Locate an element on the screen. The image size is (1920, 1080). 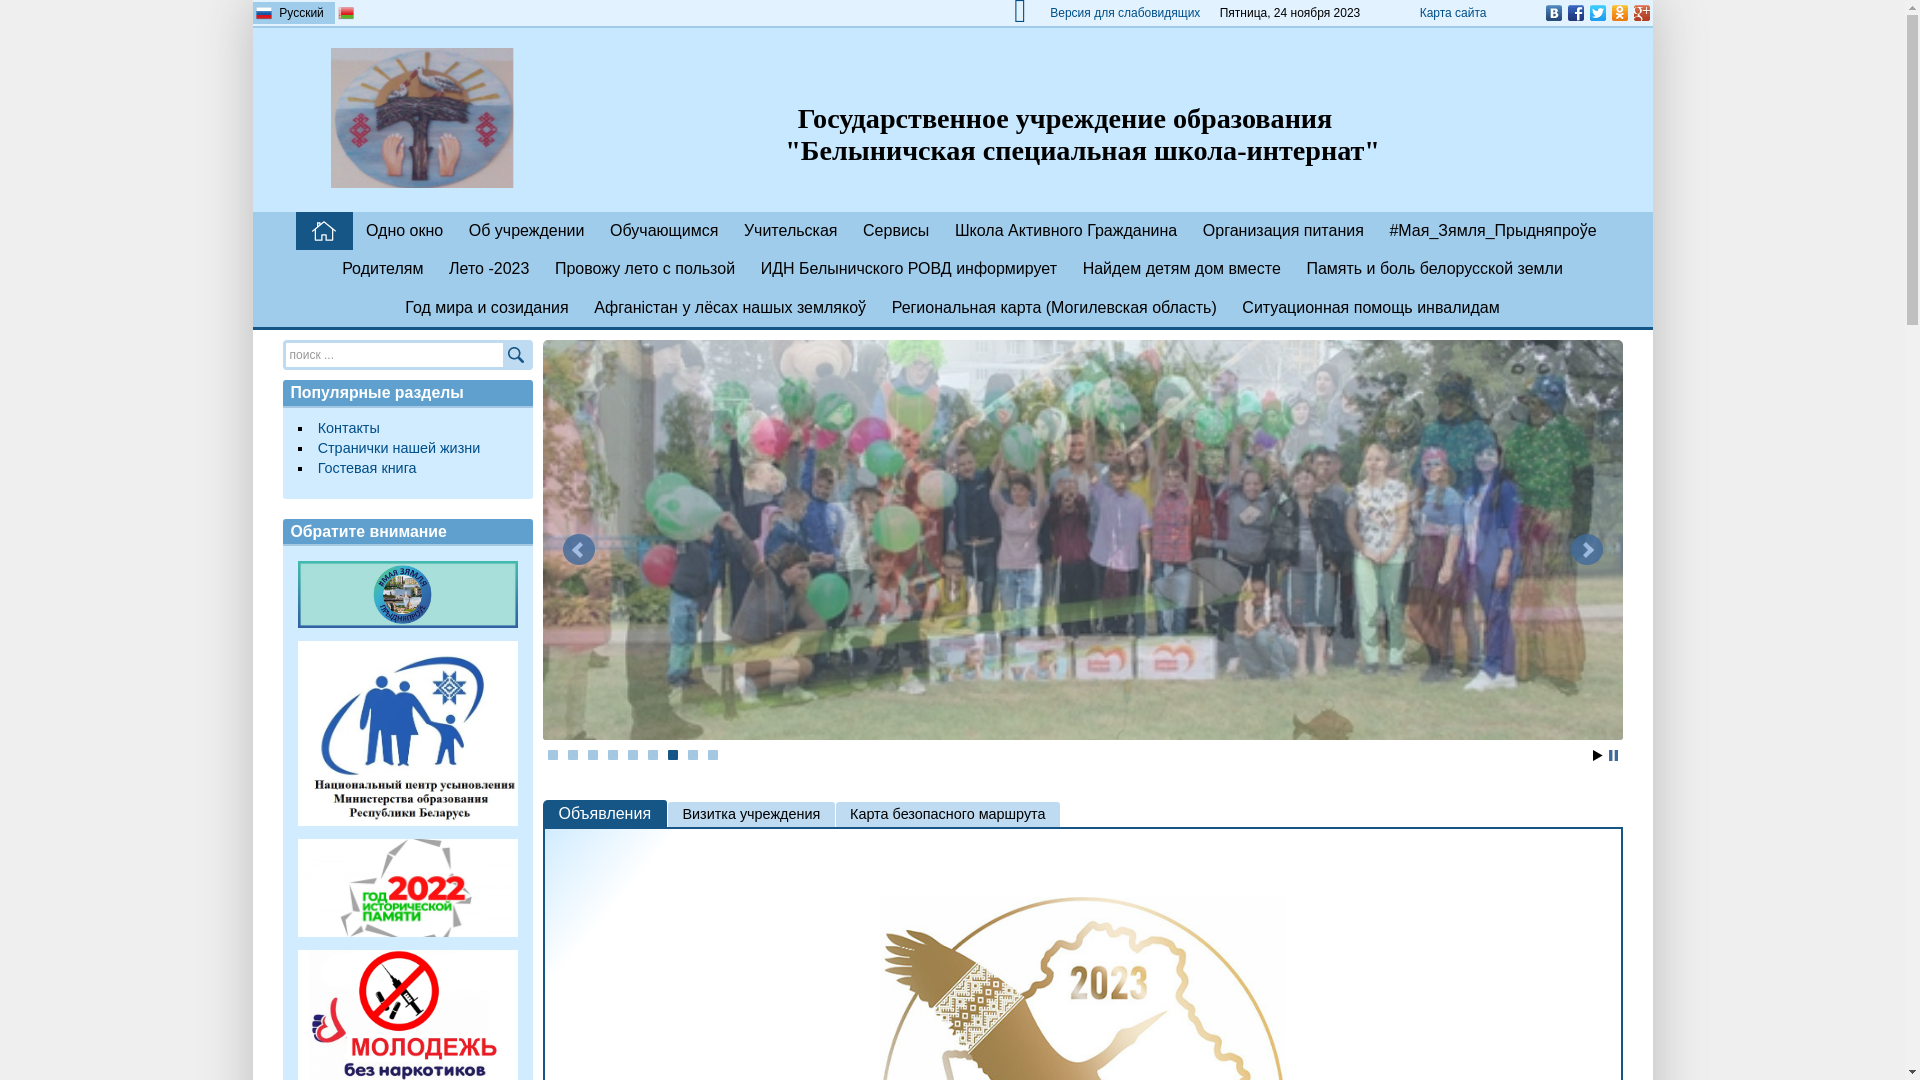
'3' is located at coordinates (592, 755).